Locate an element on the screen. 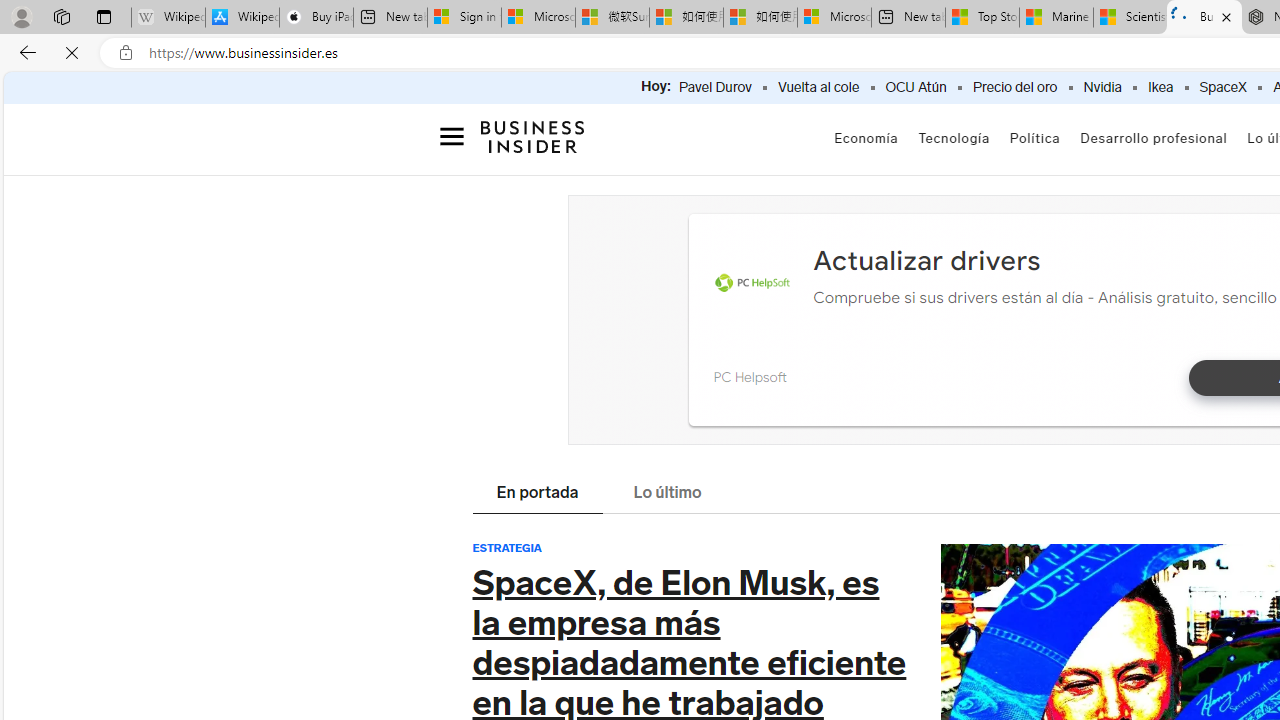 The image size is (1280, 720). 'Ikea' is located at coordinates (1160, 87).